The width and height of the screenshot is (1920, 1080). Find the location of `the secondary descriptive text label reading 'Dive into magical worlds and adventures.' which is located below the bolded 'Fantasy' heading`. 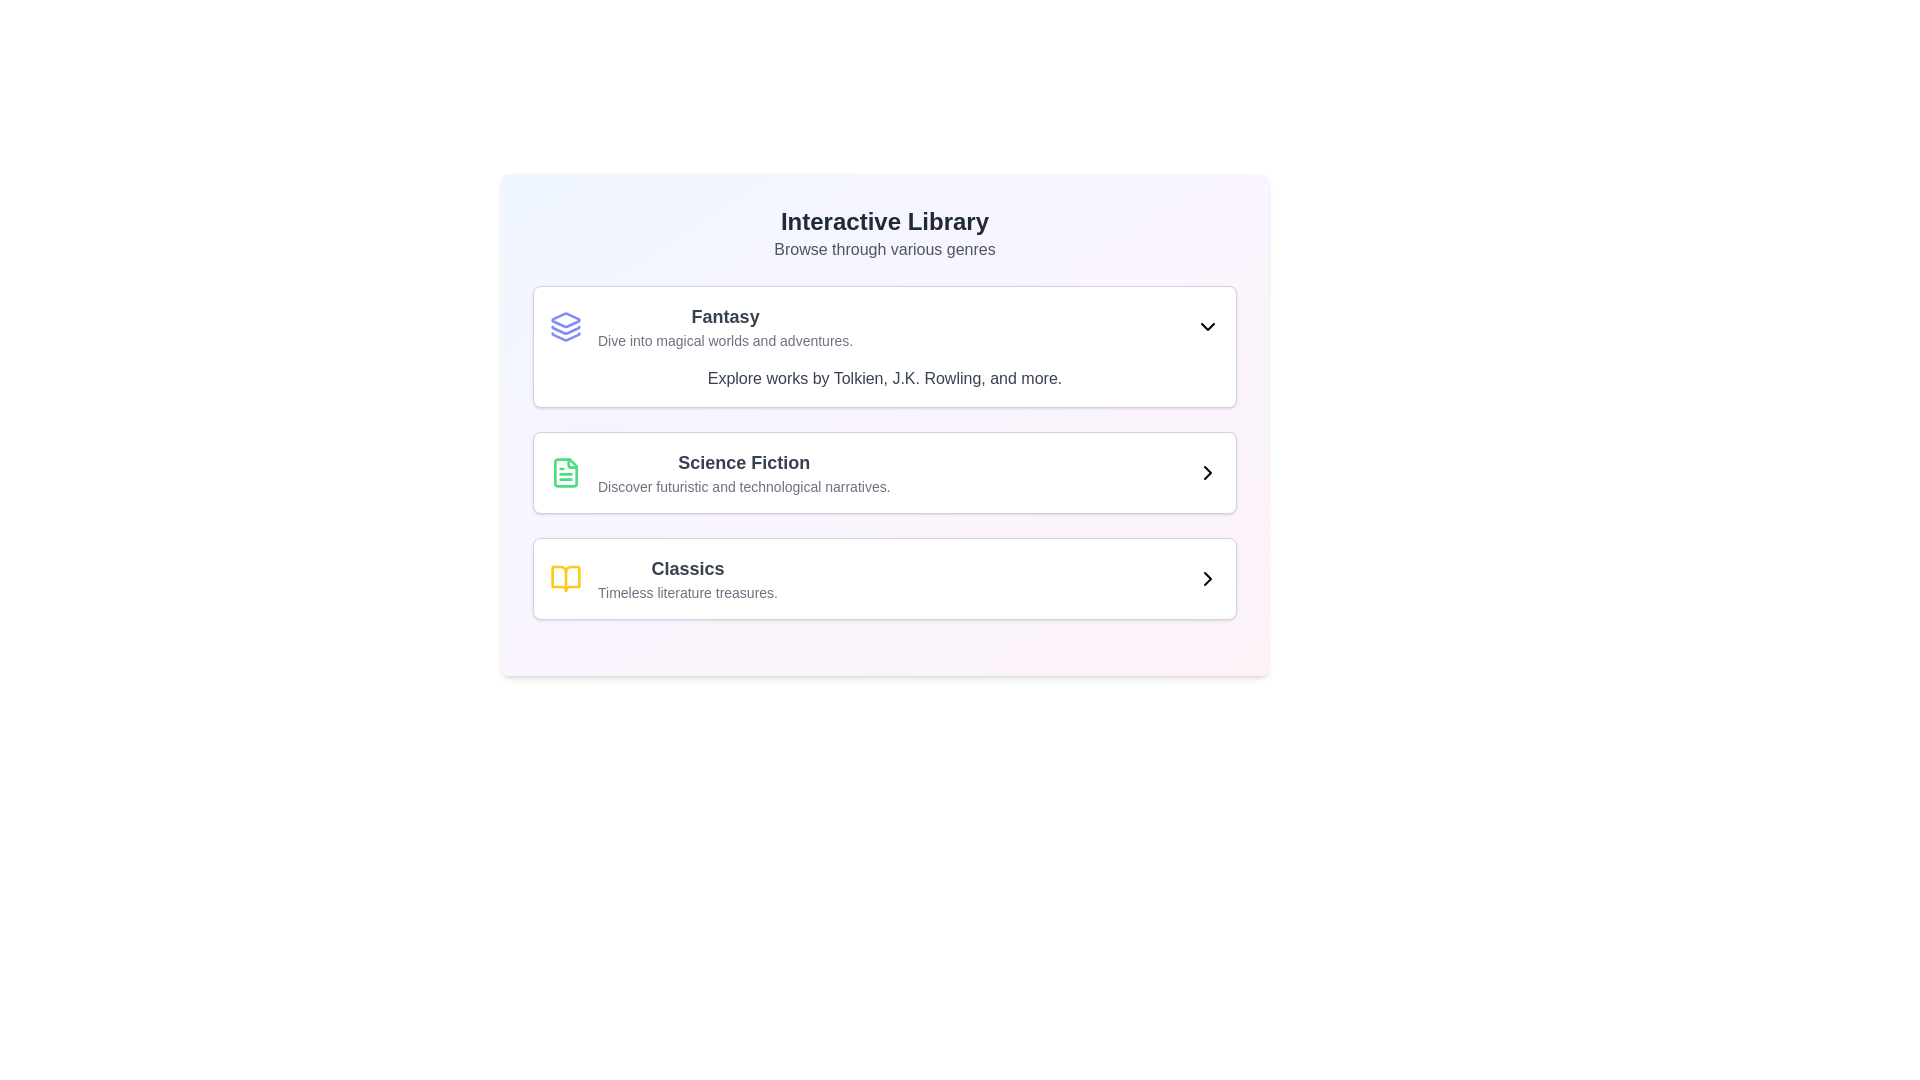

the secondary descriptive text label reading 'Dive into magical worlds and adventures.' which is located below the bolded 'Fantasy' heading is located at coordinates (724, 339).